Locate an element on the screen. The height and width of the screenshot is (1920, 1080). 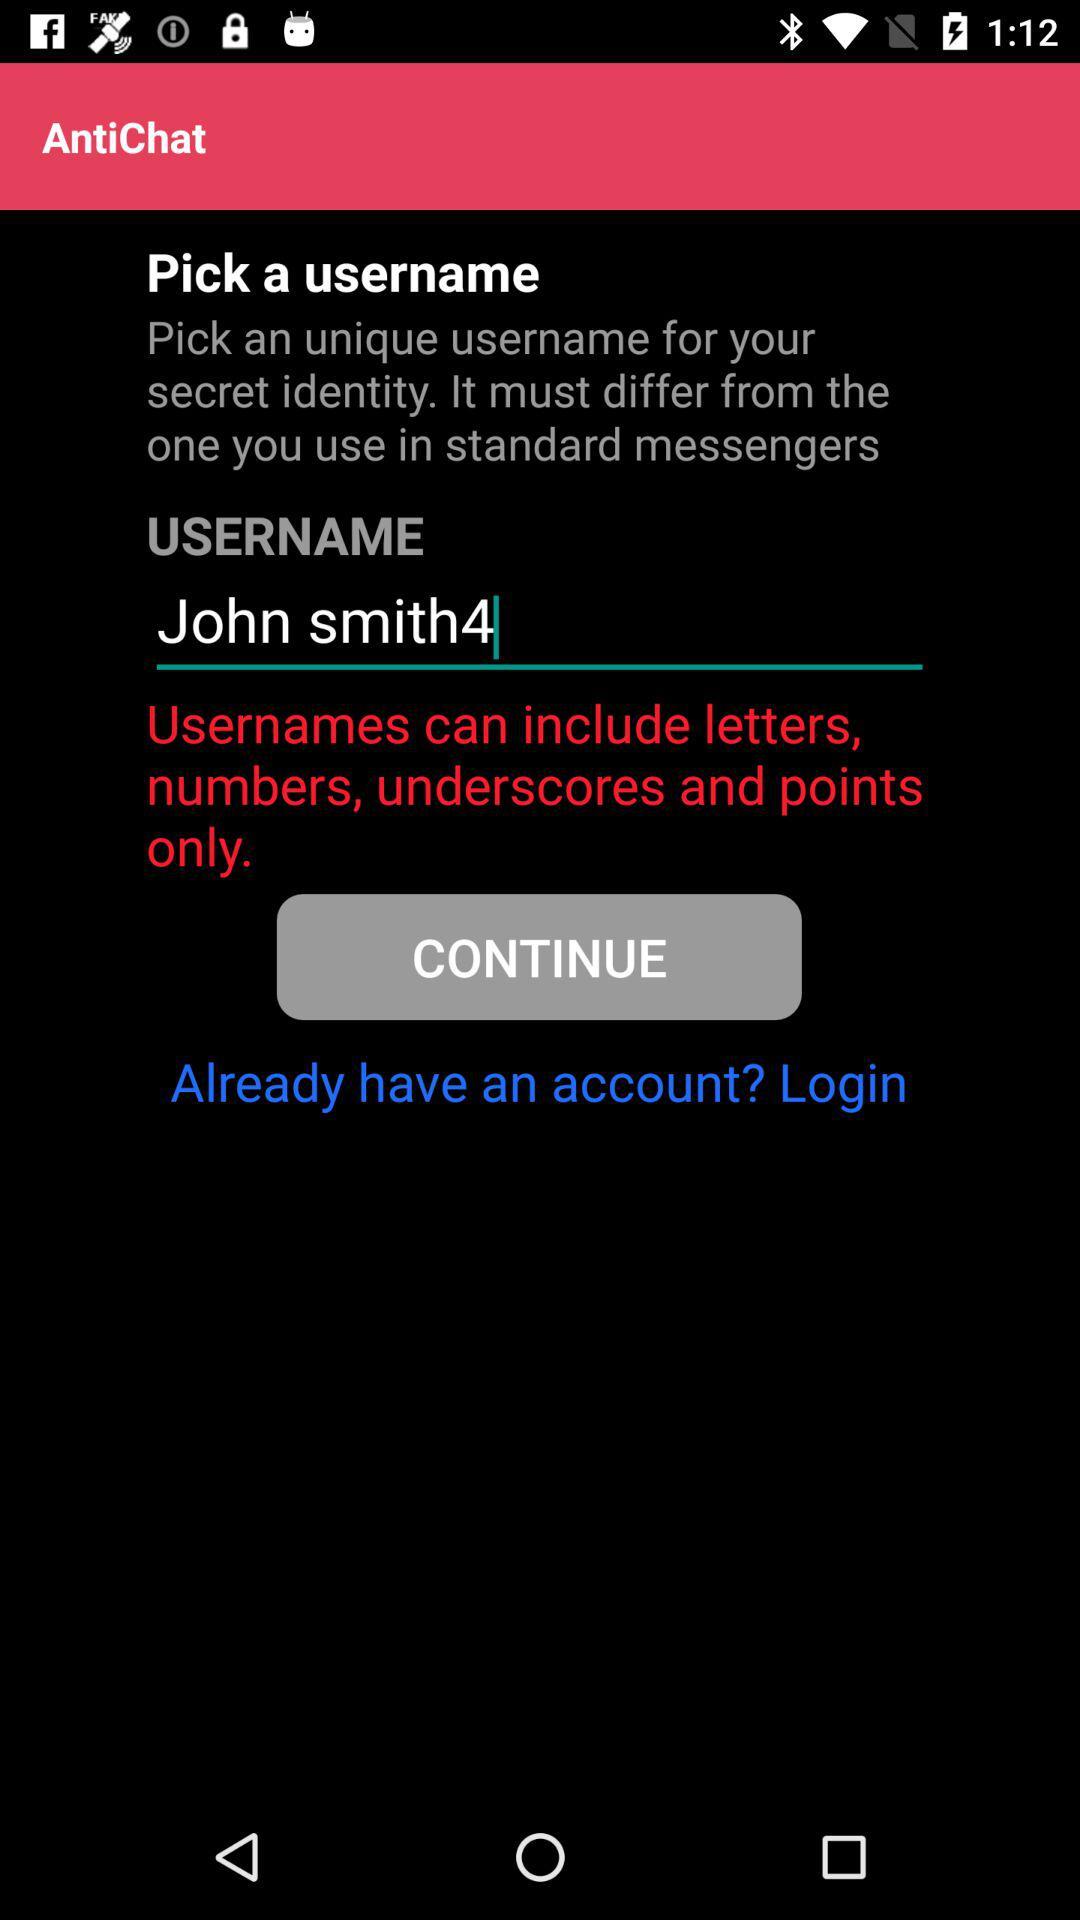
the icon above the usernames can include icon is located at coordinates (538, 627).